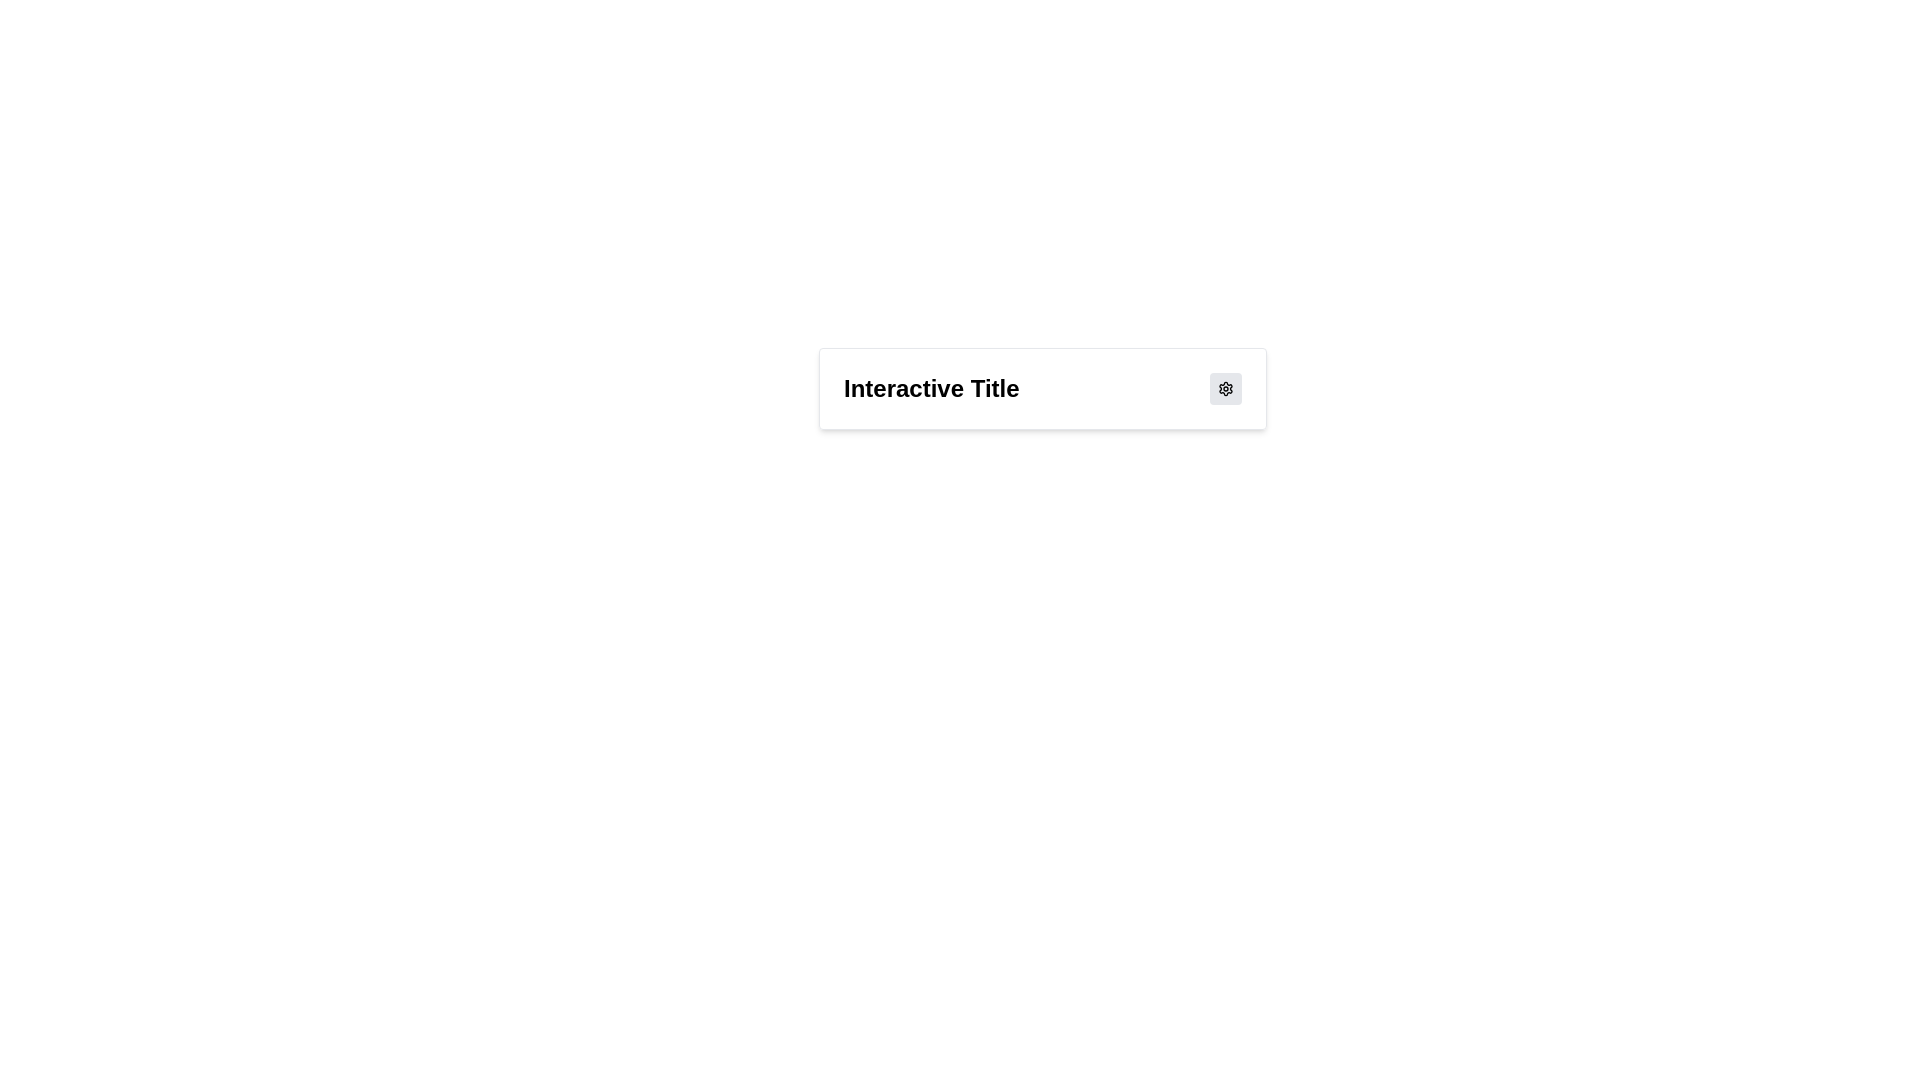 This screenshot has height=1080, width=1920. Describe the element at coordinates (1224, 389) in the screenshot. I see `the gear-shaped settings icon located within the white card on the right side of the 'Interactive Title'` at that location.